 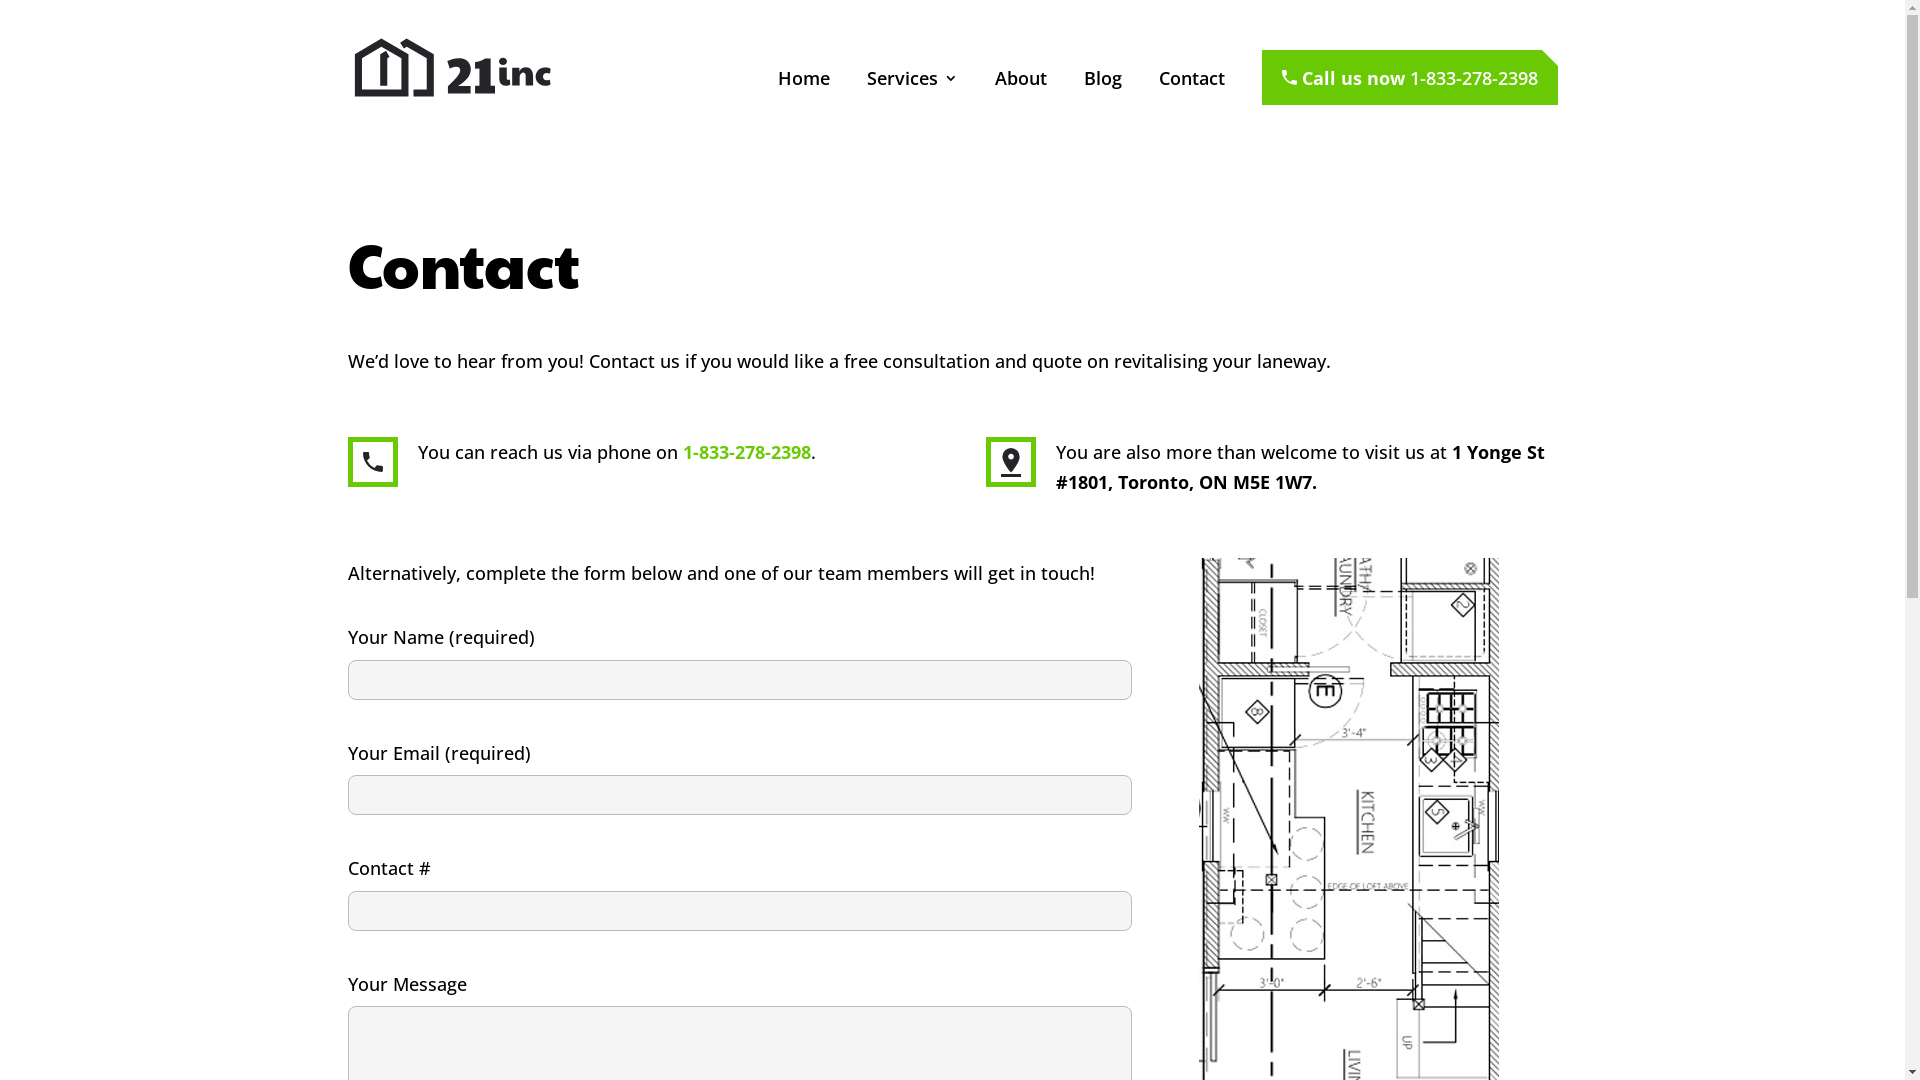 I want to click on 'Call us now 1-833-278-2398', so click(x=1409, y=76).